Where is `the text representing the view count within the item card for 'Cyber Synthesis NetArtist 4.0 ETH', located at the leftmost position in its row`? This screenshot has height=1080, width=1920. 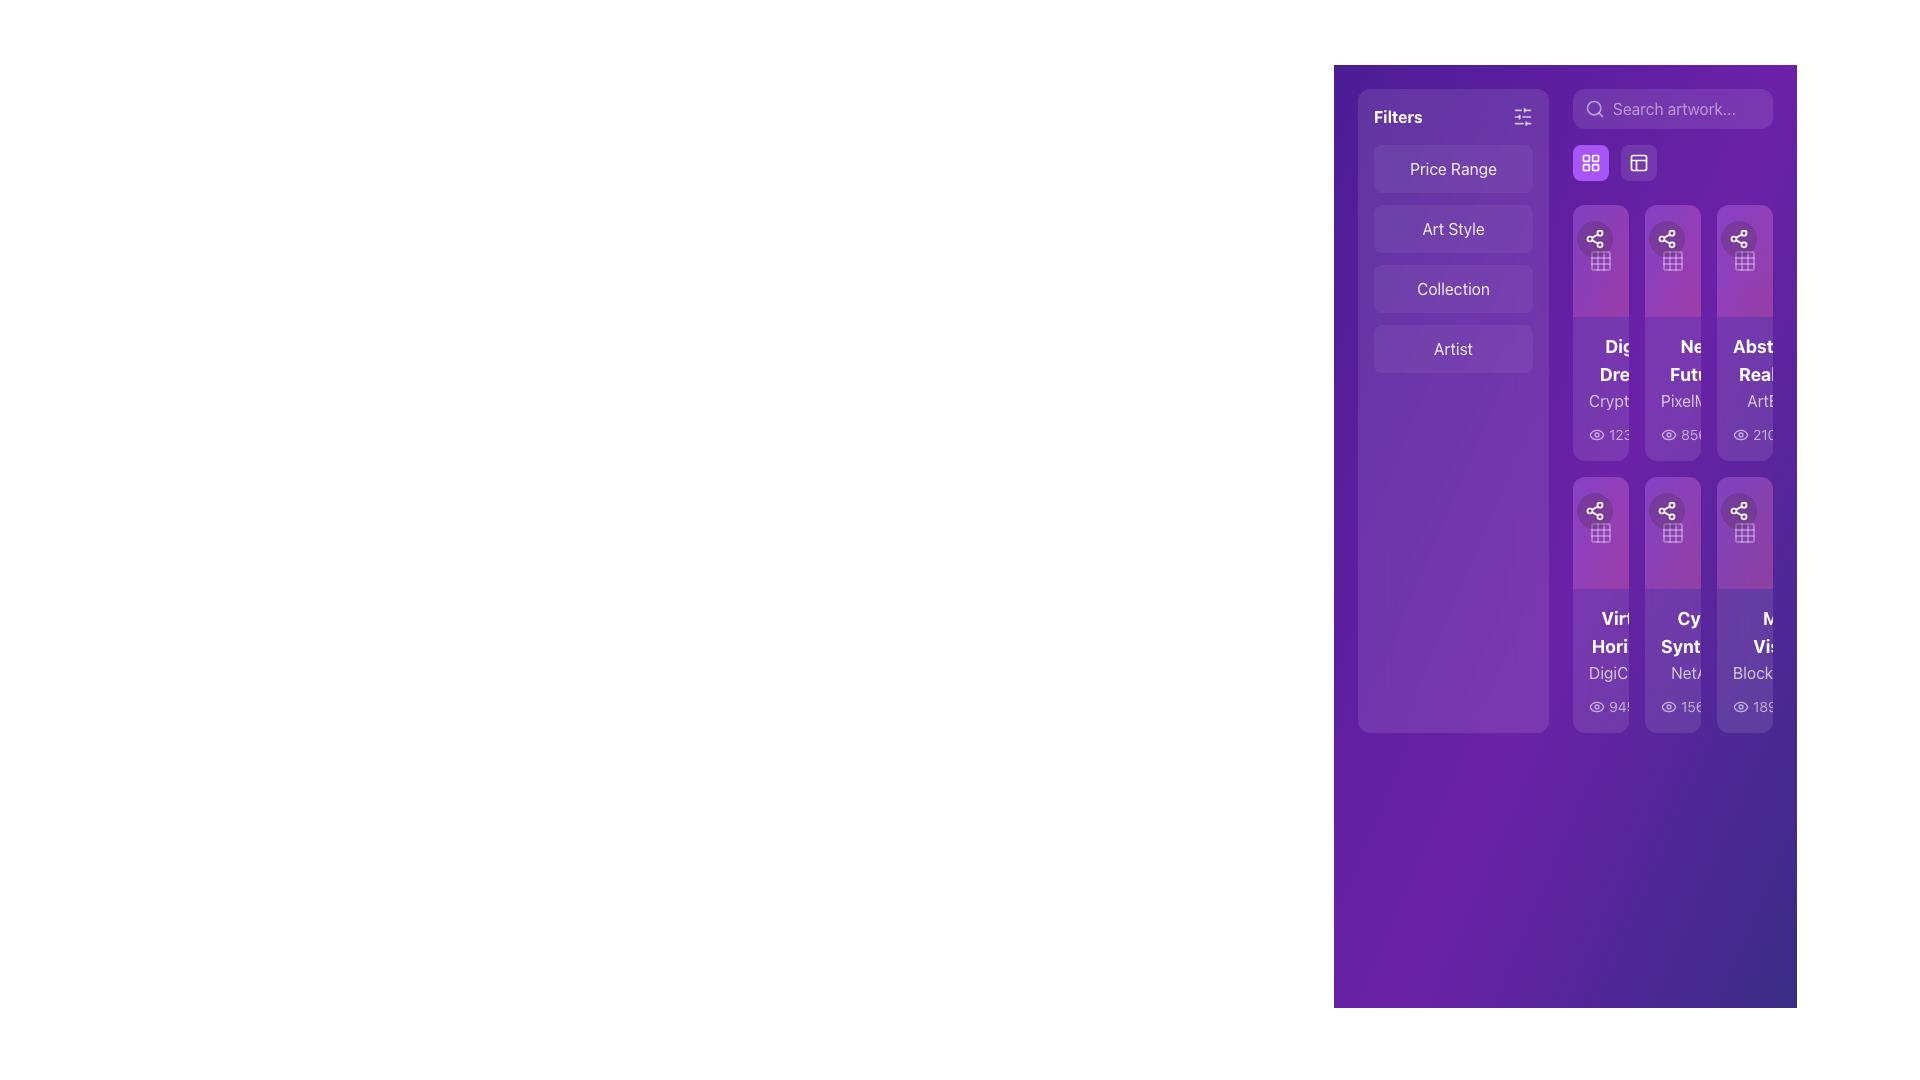 the text representing the view count within the item card for 'Cyber Synthesis NetArtist 4.0 ETH', located at the leftmost position in its row is located at coordinates (1673, 705).